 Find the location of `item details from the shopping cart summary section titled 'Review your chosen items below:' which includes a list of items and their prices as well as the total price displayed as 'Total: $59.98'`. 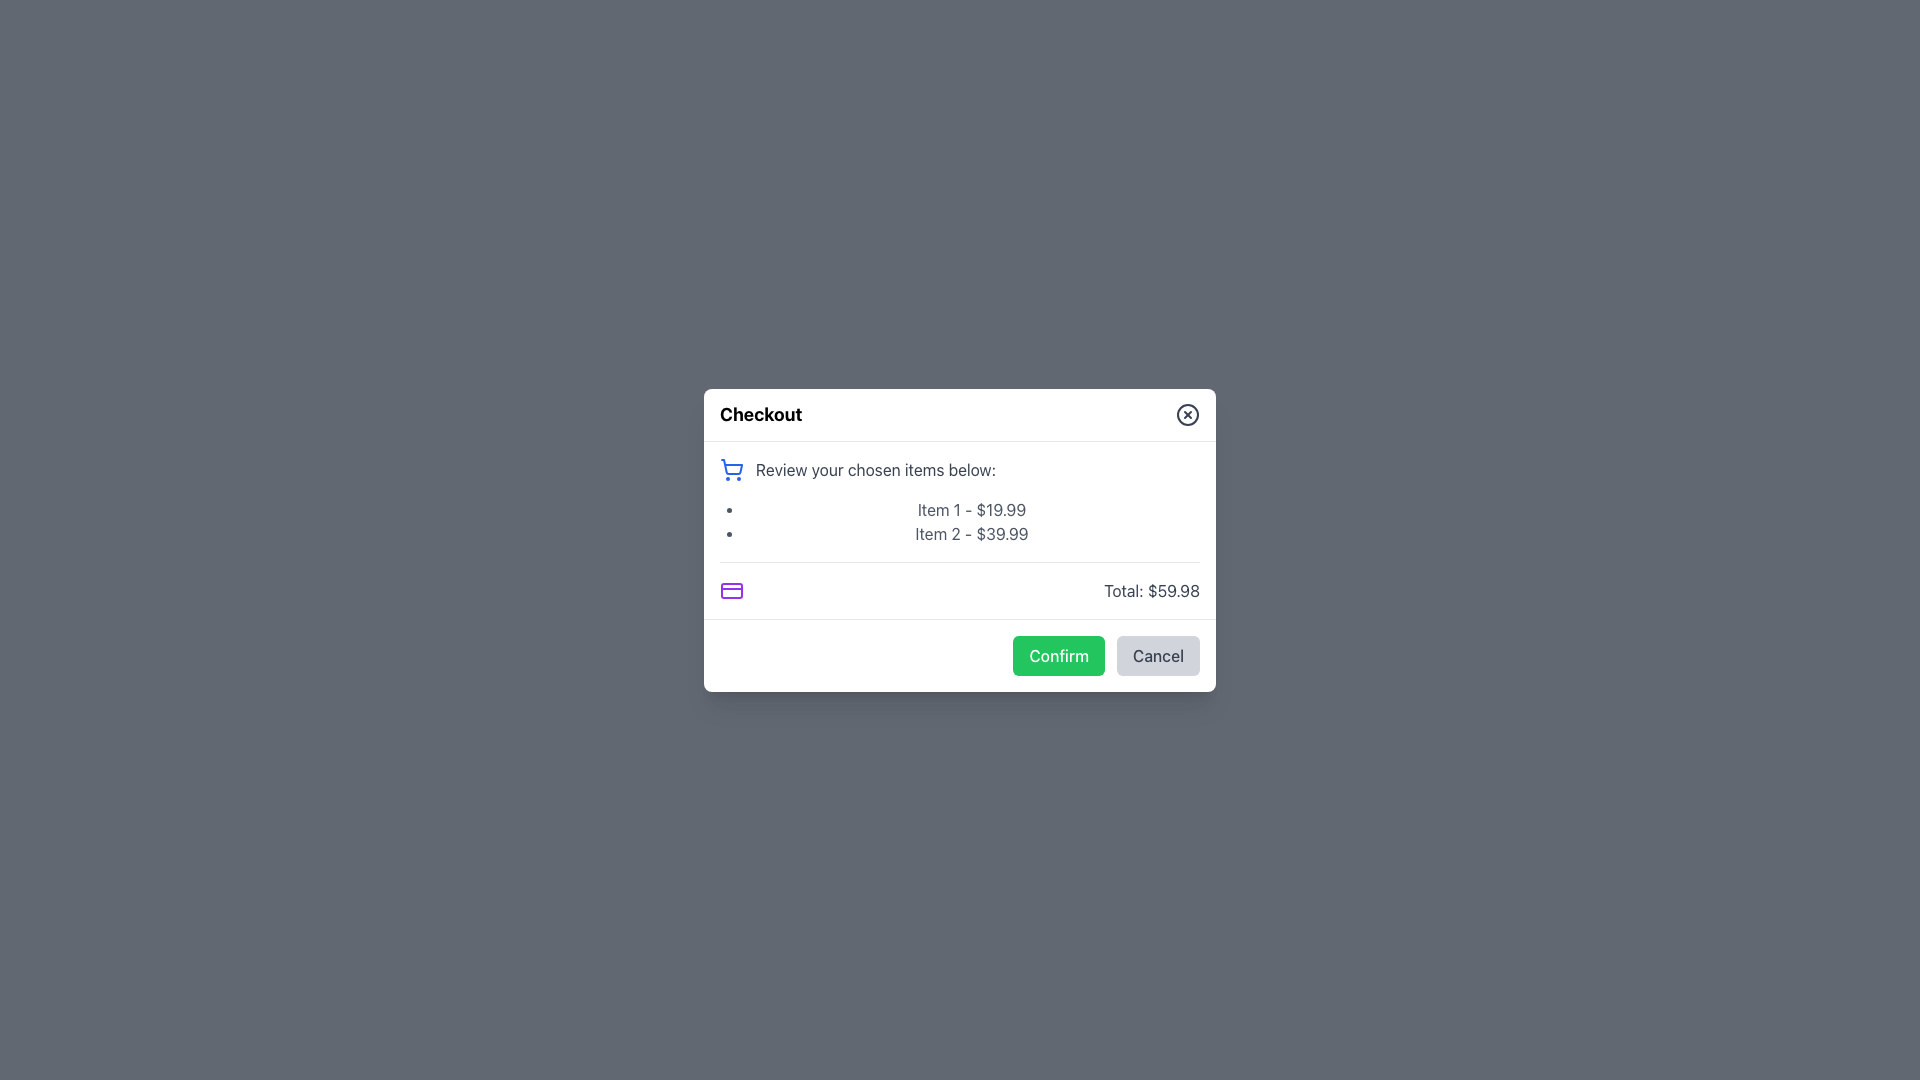

item details from the shopping cart summary section titled 'Review your chosen items below:' which includes a list of items and their prices as well as the total price displayed as 'Total: $59.98' is located at coordinates (960, 528).